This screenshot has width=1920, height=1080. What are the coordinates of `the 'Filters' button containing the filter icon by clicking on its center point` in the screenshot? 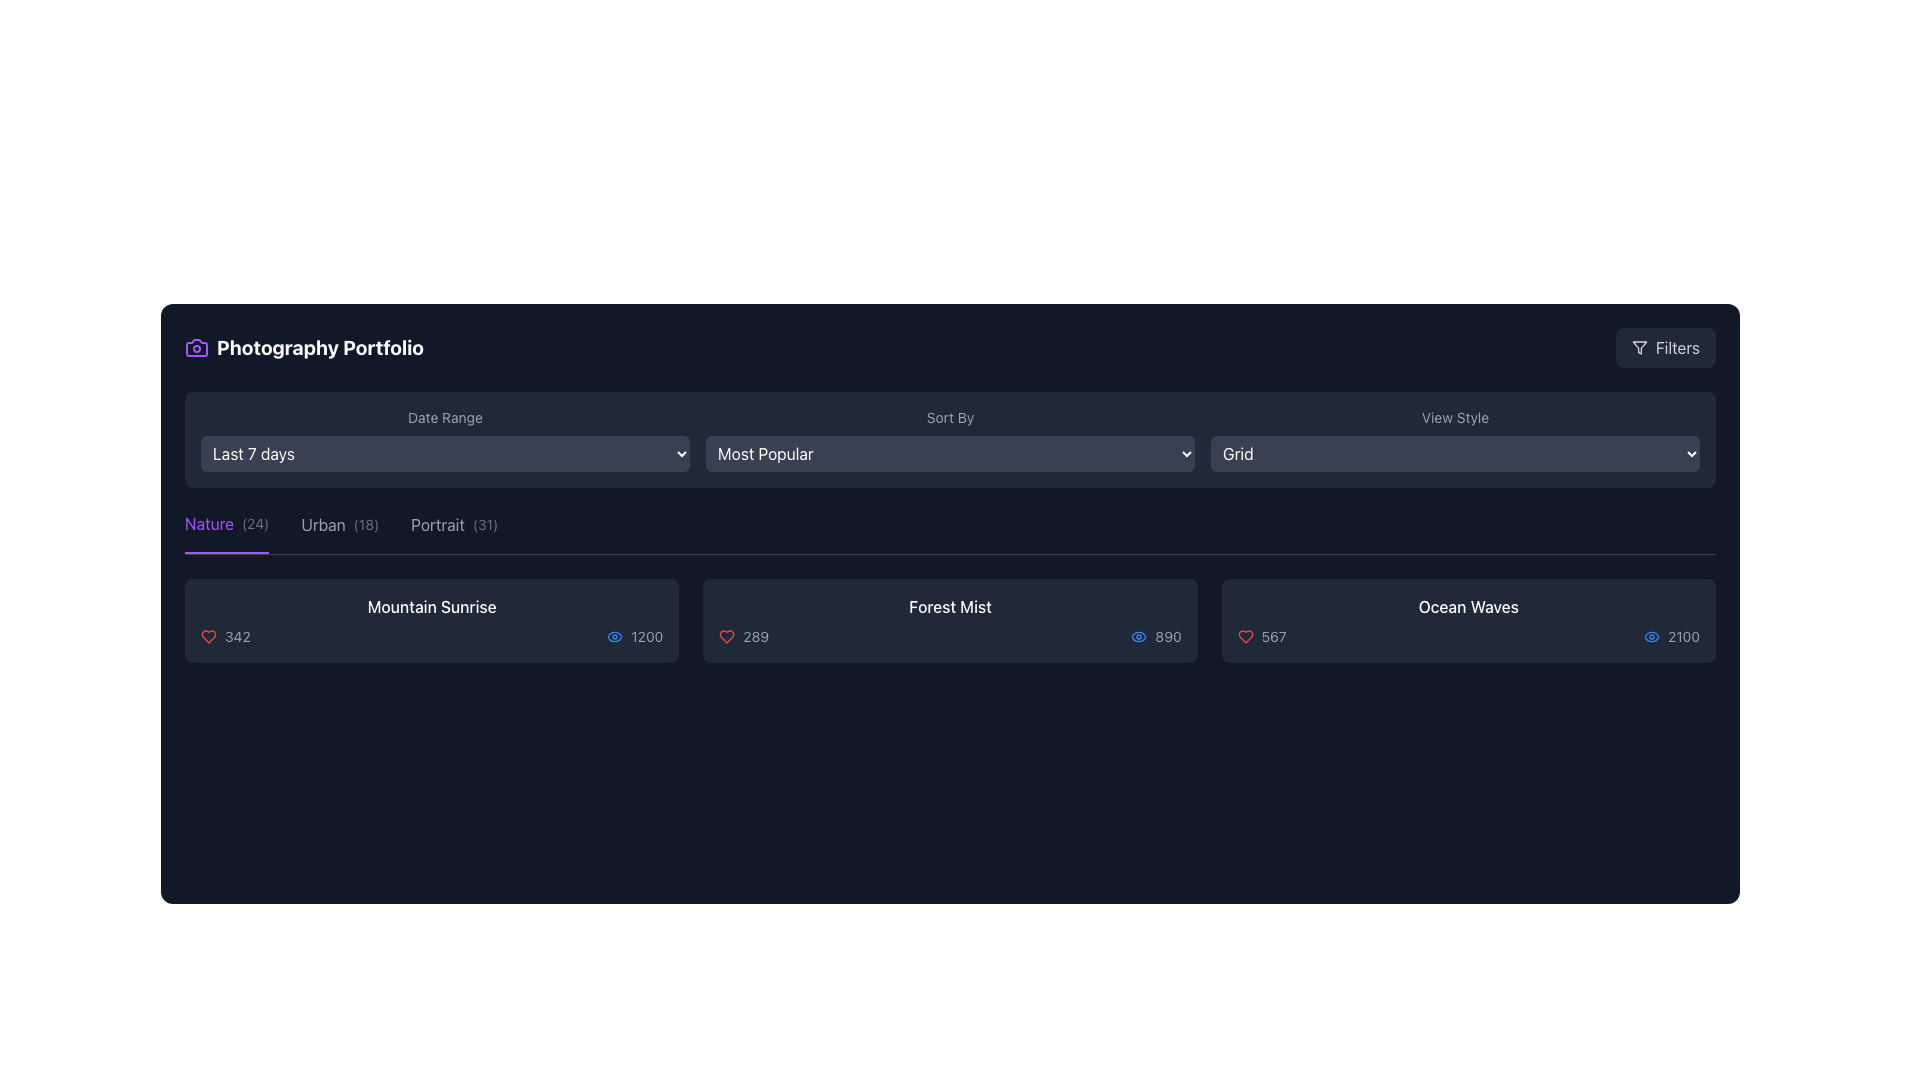 It's located at (1639, 346).